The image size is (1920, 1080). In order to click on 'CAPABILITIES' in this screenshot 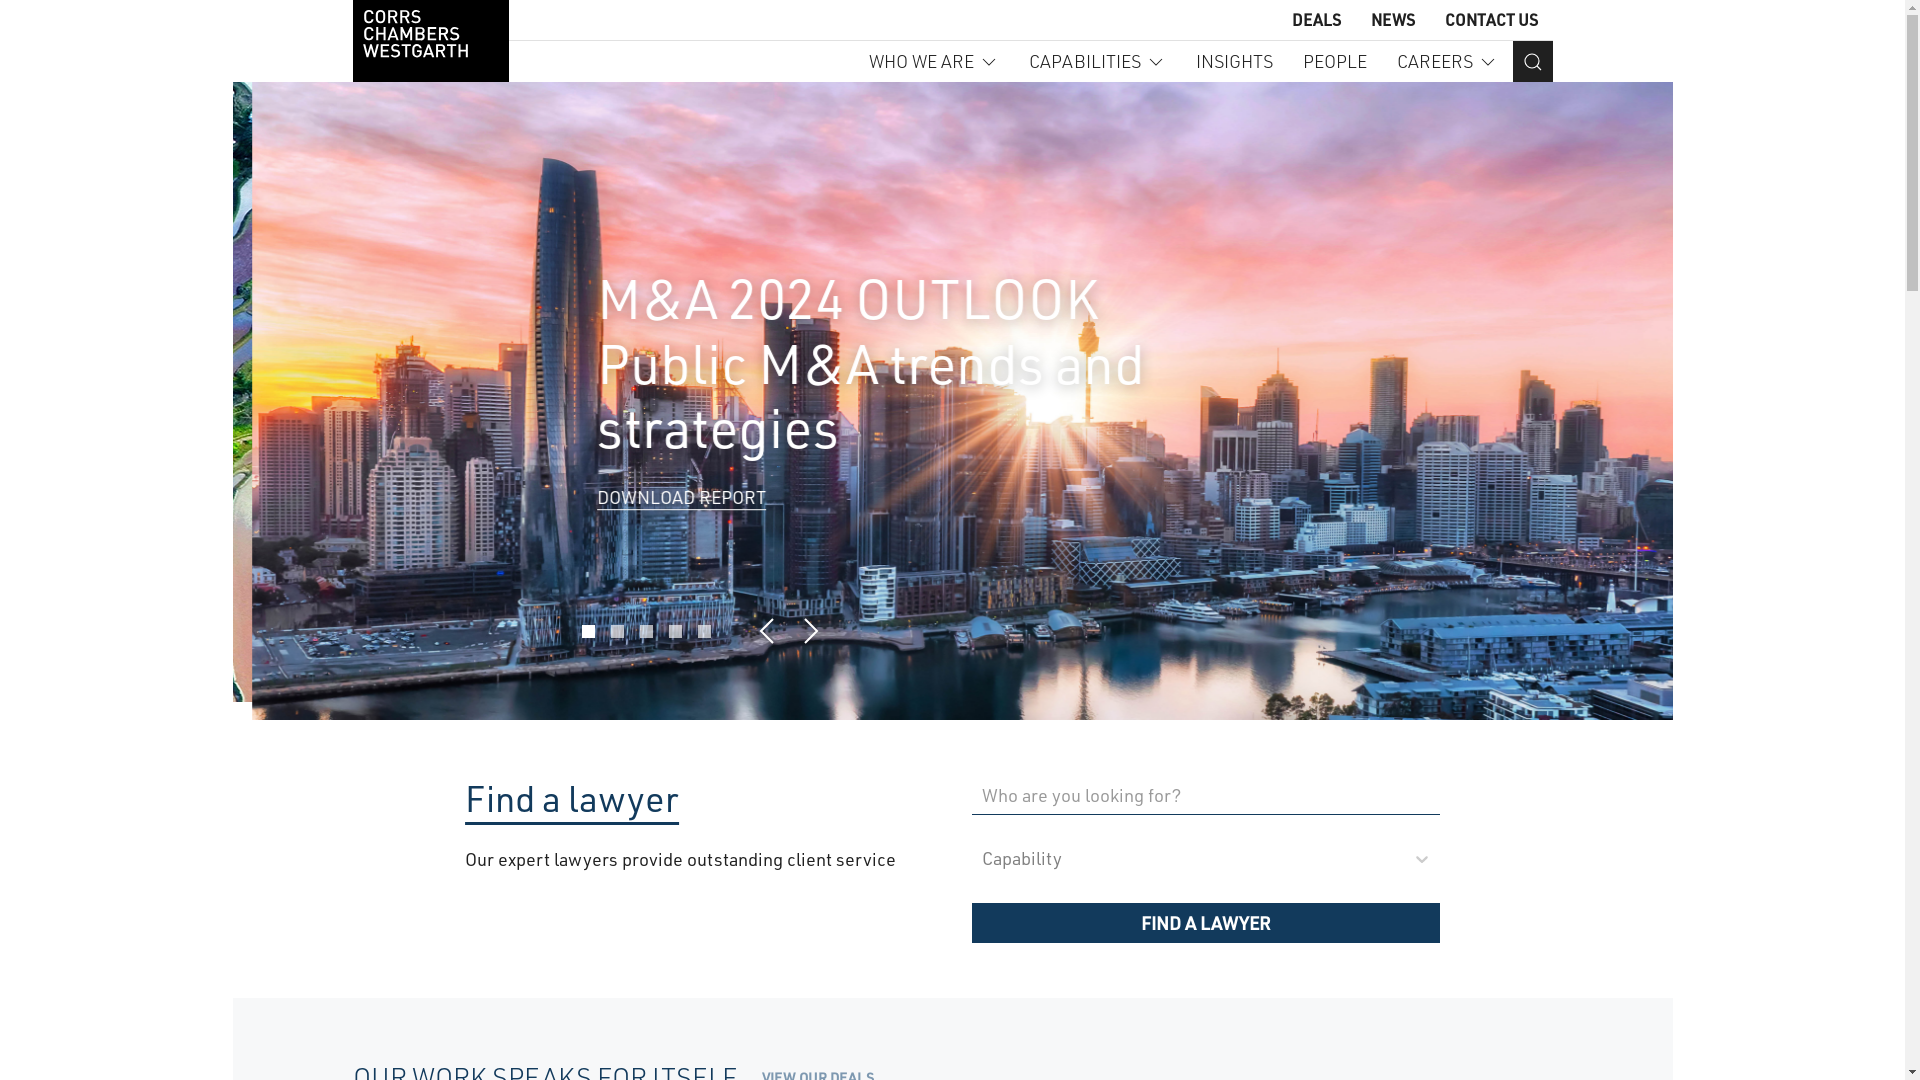, I will do `click(1027, 60)`.